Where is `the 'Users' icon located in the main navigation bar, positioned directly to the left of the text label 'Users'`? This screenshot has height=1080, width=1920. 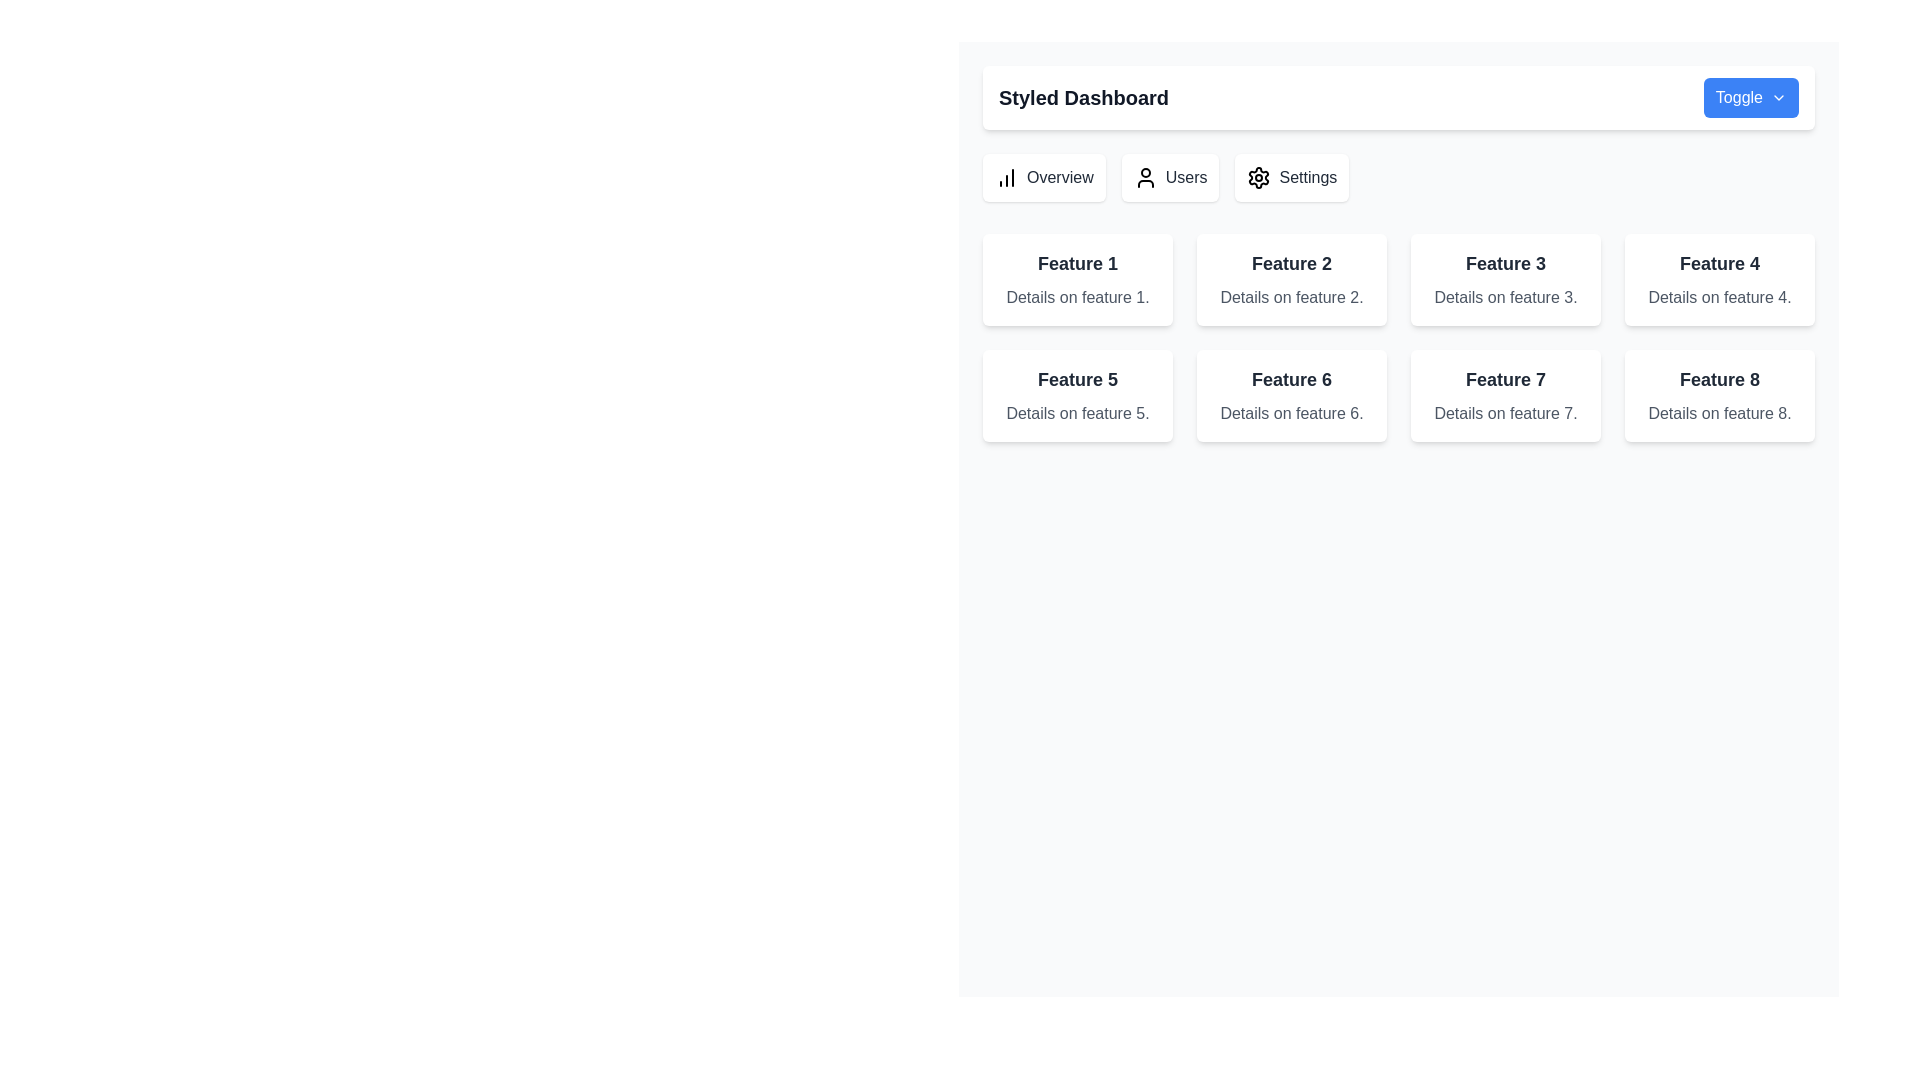
the 'Users' icon located in the main navigation bar, positioned directly to the left of the text label 'Users' is located at coordinates (1145, 176).